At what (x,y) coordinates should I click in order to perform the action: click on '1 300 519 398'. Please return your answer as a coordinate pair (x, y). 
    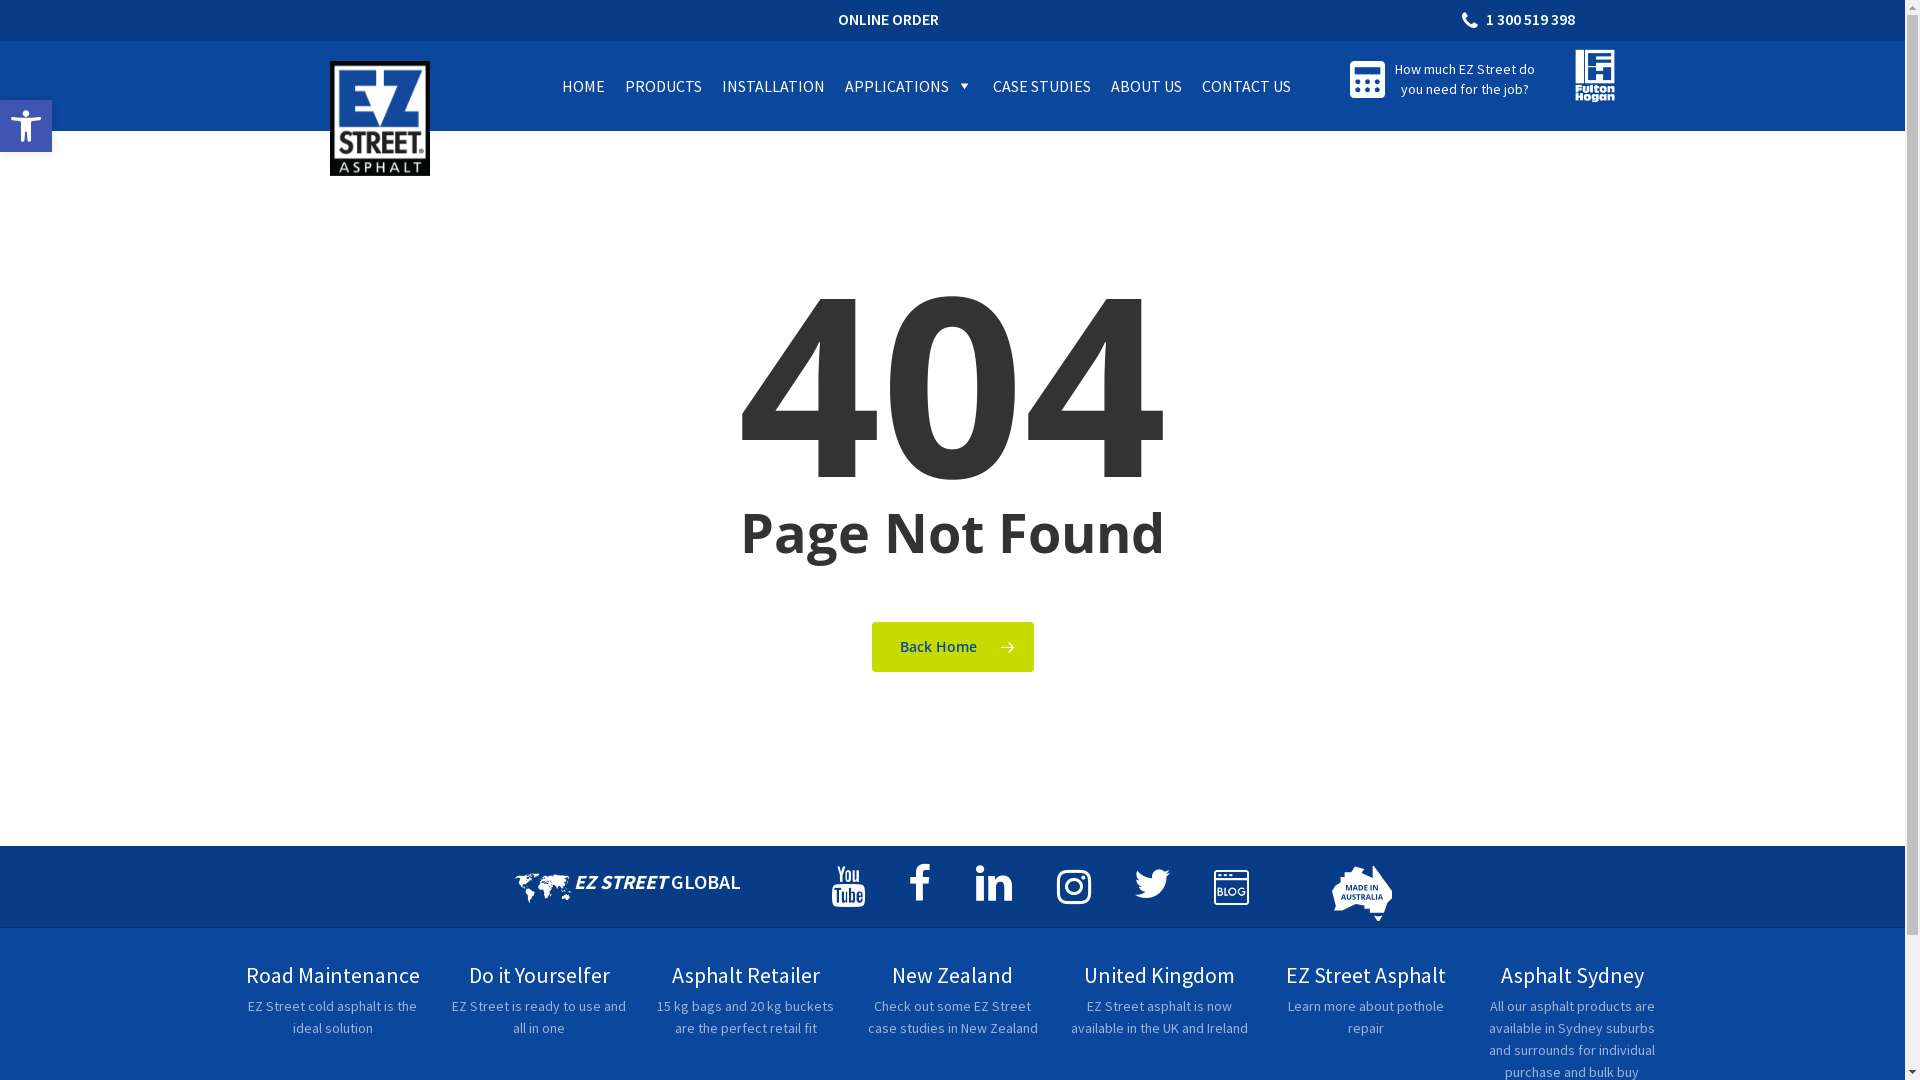
    Looking at the image, I should click on (1520, 19).